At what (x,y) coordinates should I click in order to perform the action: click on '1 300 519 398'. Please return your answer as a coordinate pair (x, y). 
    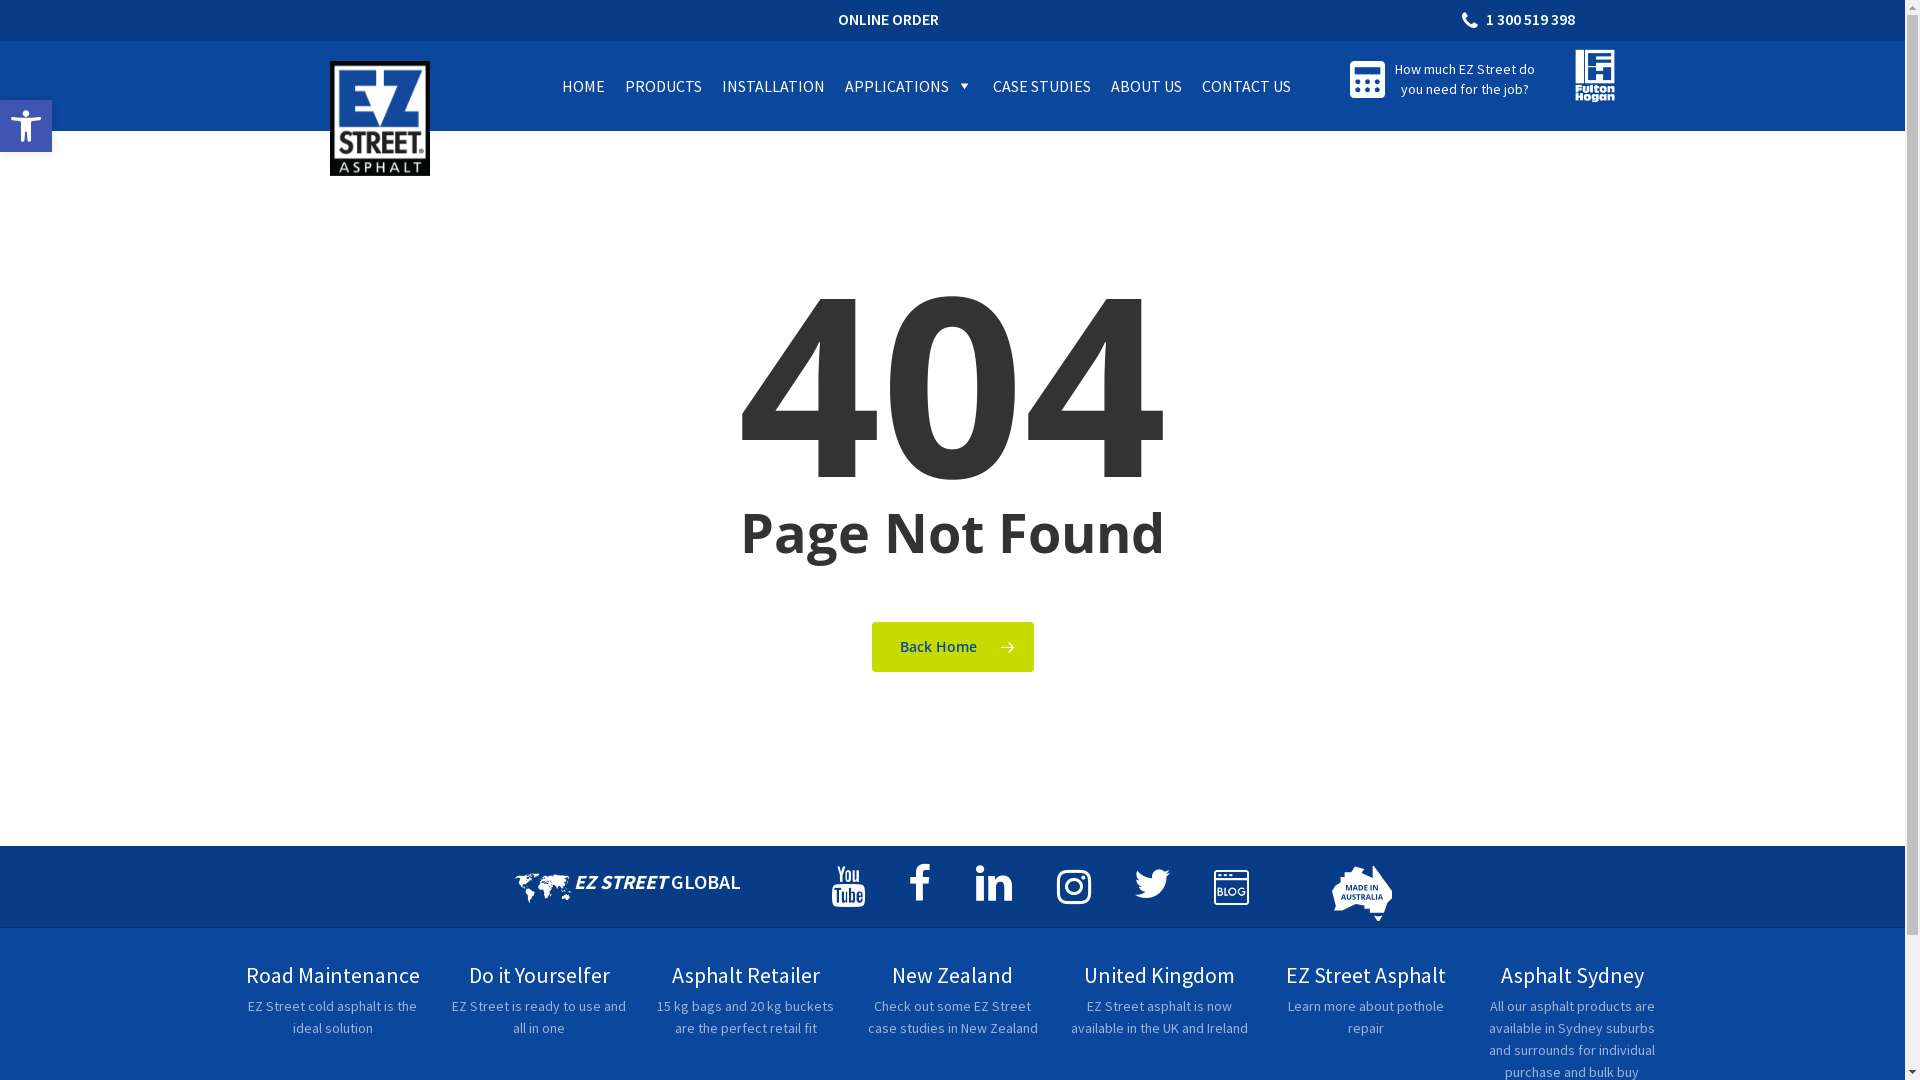
    Looking at the image, I should click on (1520, 19).